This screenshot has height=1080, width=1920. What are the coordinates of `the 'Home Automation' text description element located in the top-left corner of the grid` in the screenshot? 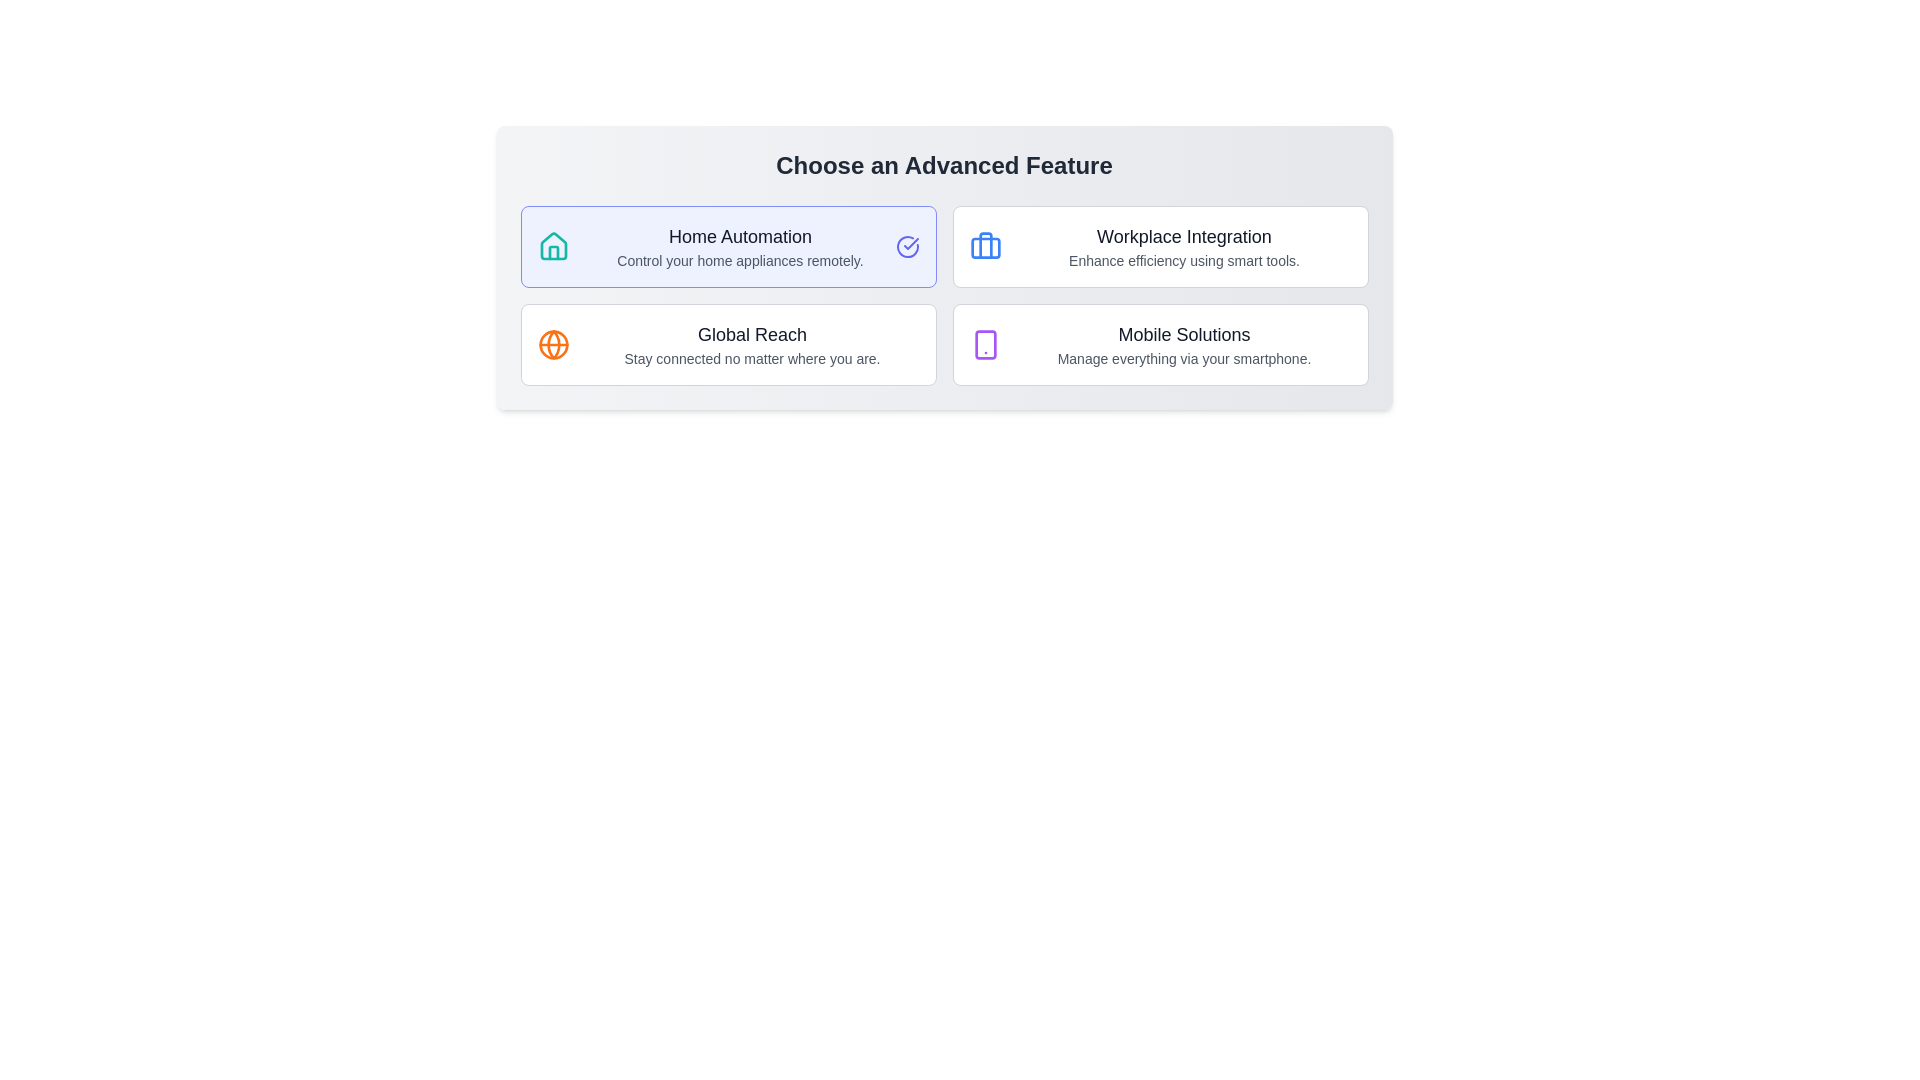 It's located at (739, 245).